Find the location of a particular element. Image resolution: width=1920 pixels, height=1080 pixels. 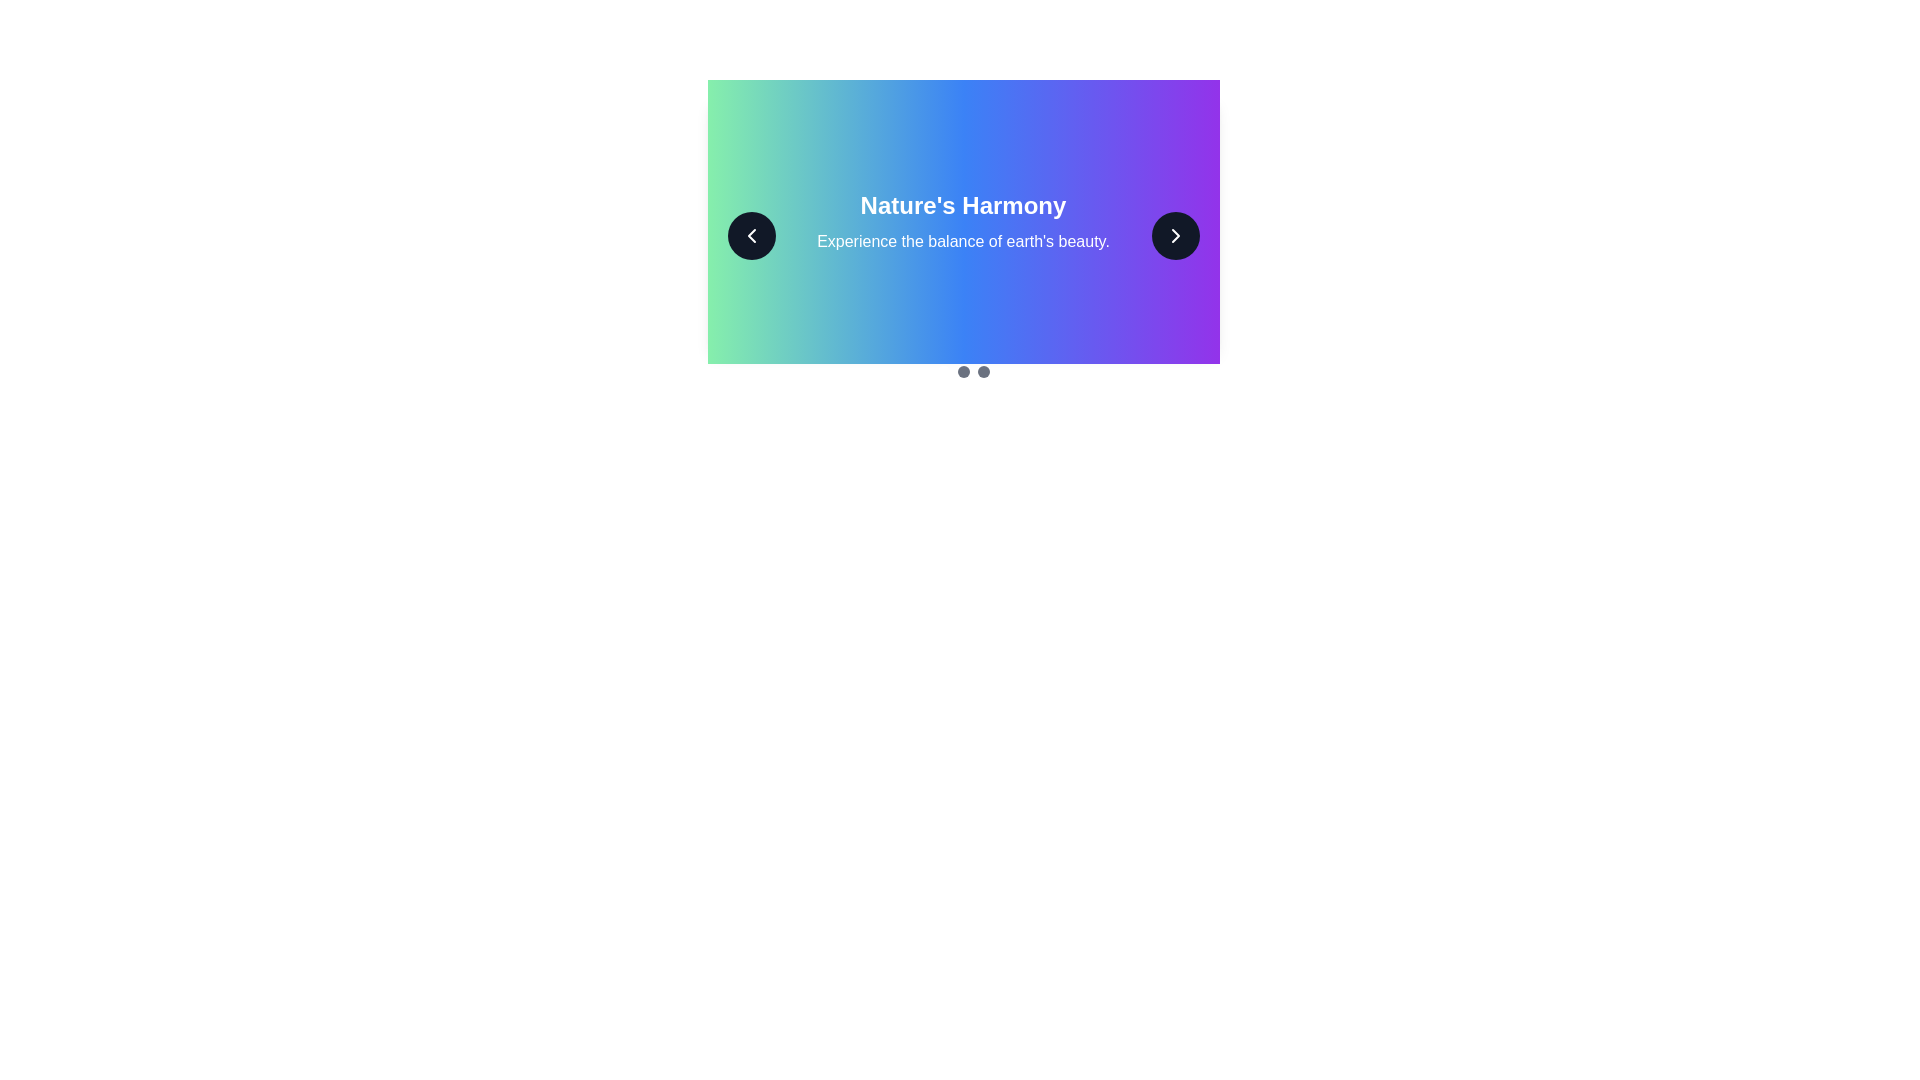

the Chevron navigation icon on the left side of the colorful gradient card is located at coordinates (750, 234).